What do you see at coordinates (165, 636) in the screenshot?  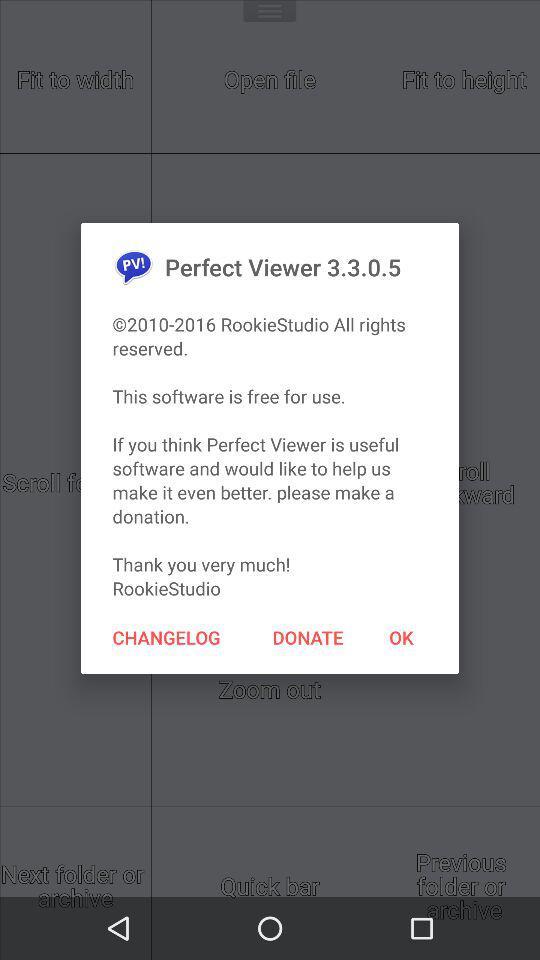 I see `the item on the left` at bounding box center [165, 636].